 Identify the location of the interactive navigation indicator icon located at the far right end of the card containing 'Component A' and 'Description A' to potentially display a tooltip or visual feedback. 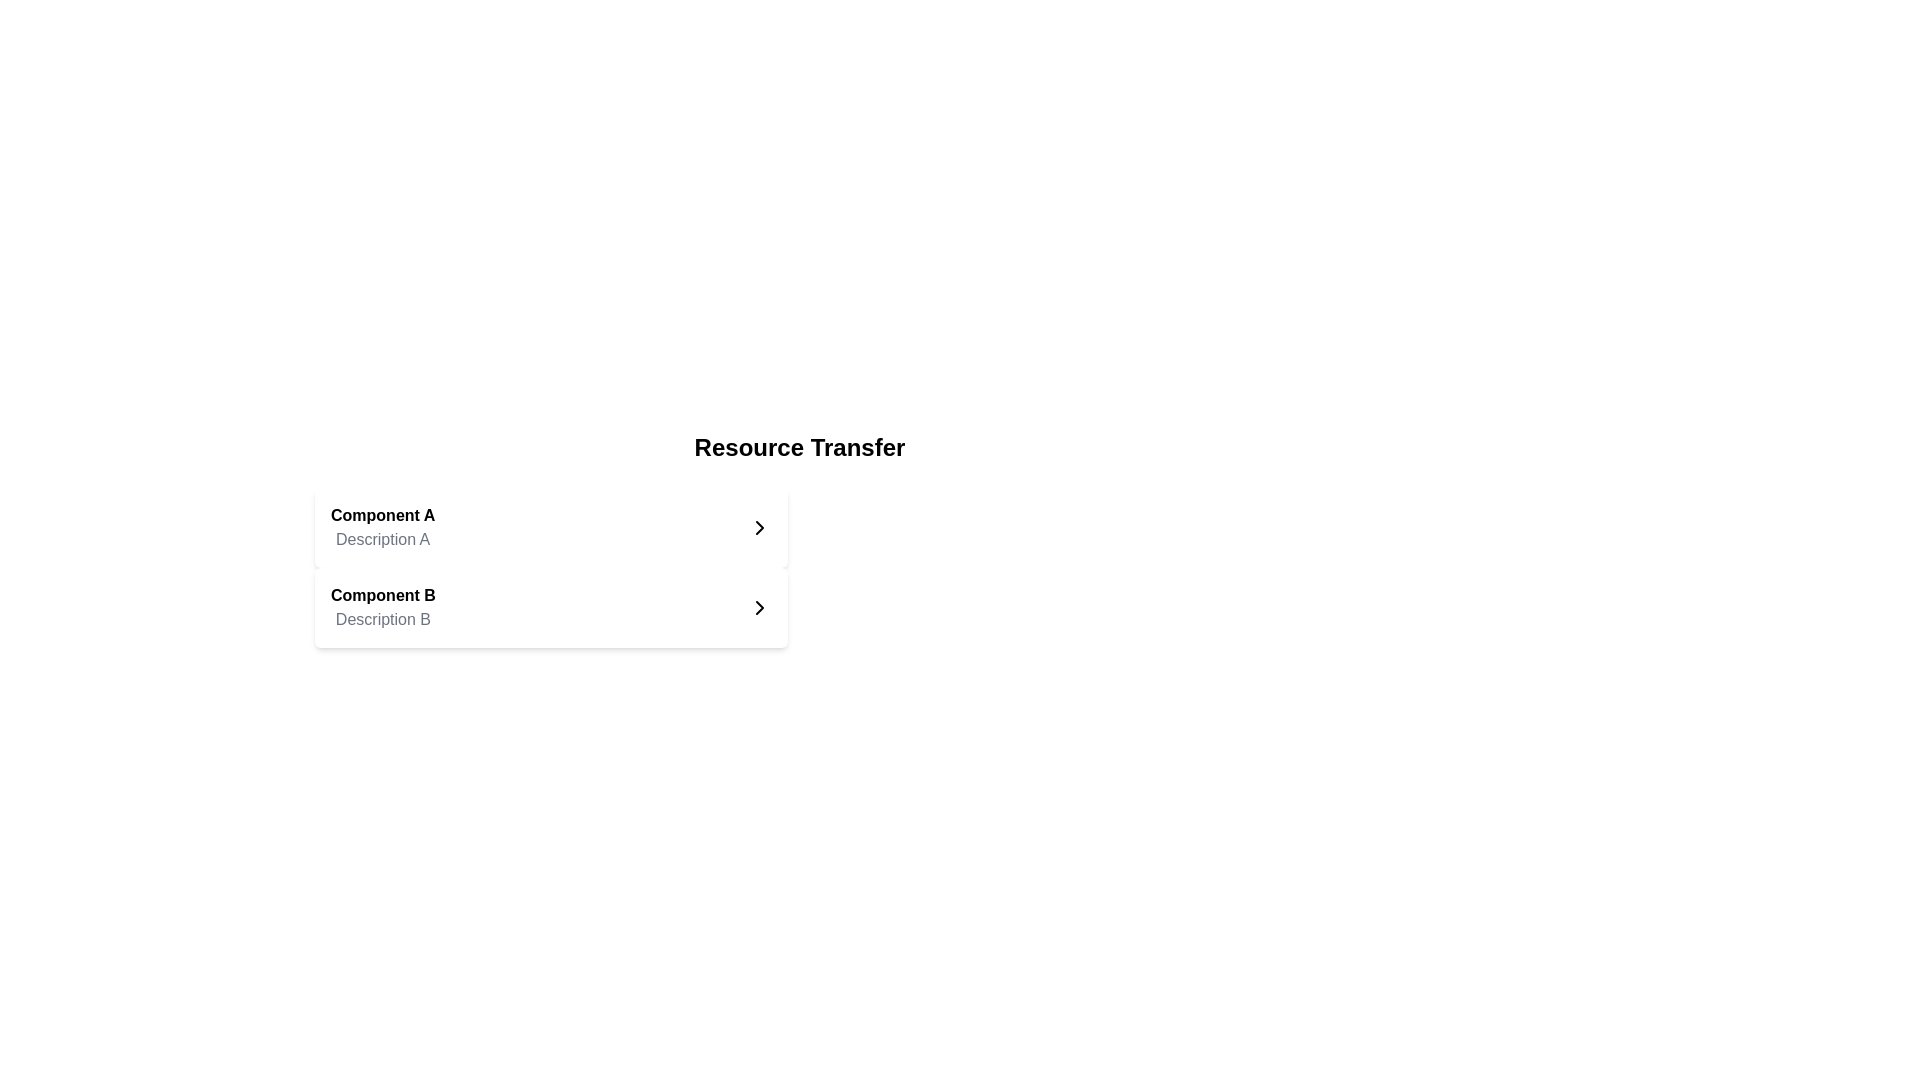
(758, 527).